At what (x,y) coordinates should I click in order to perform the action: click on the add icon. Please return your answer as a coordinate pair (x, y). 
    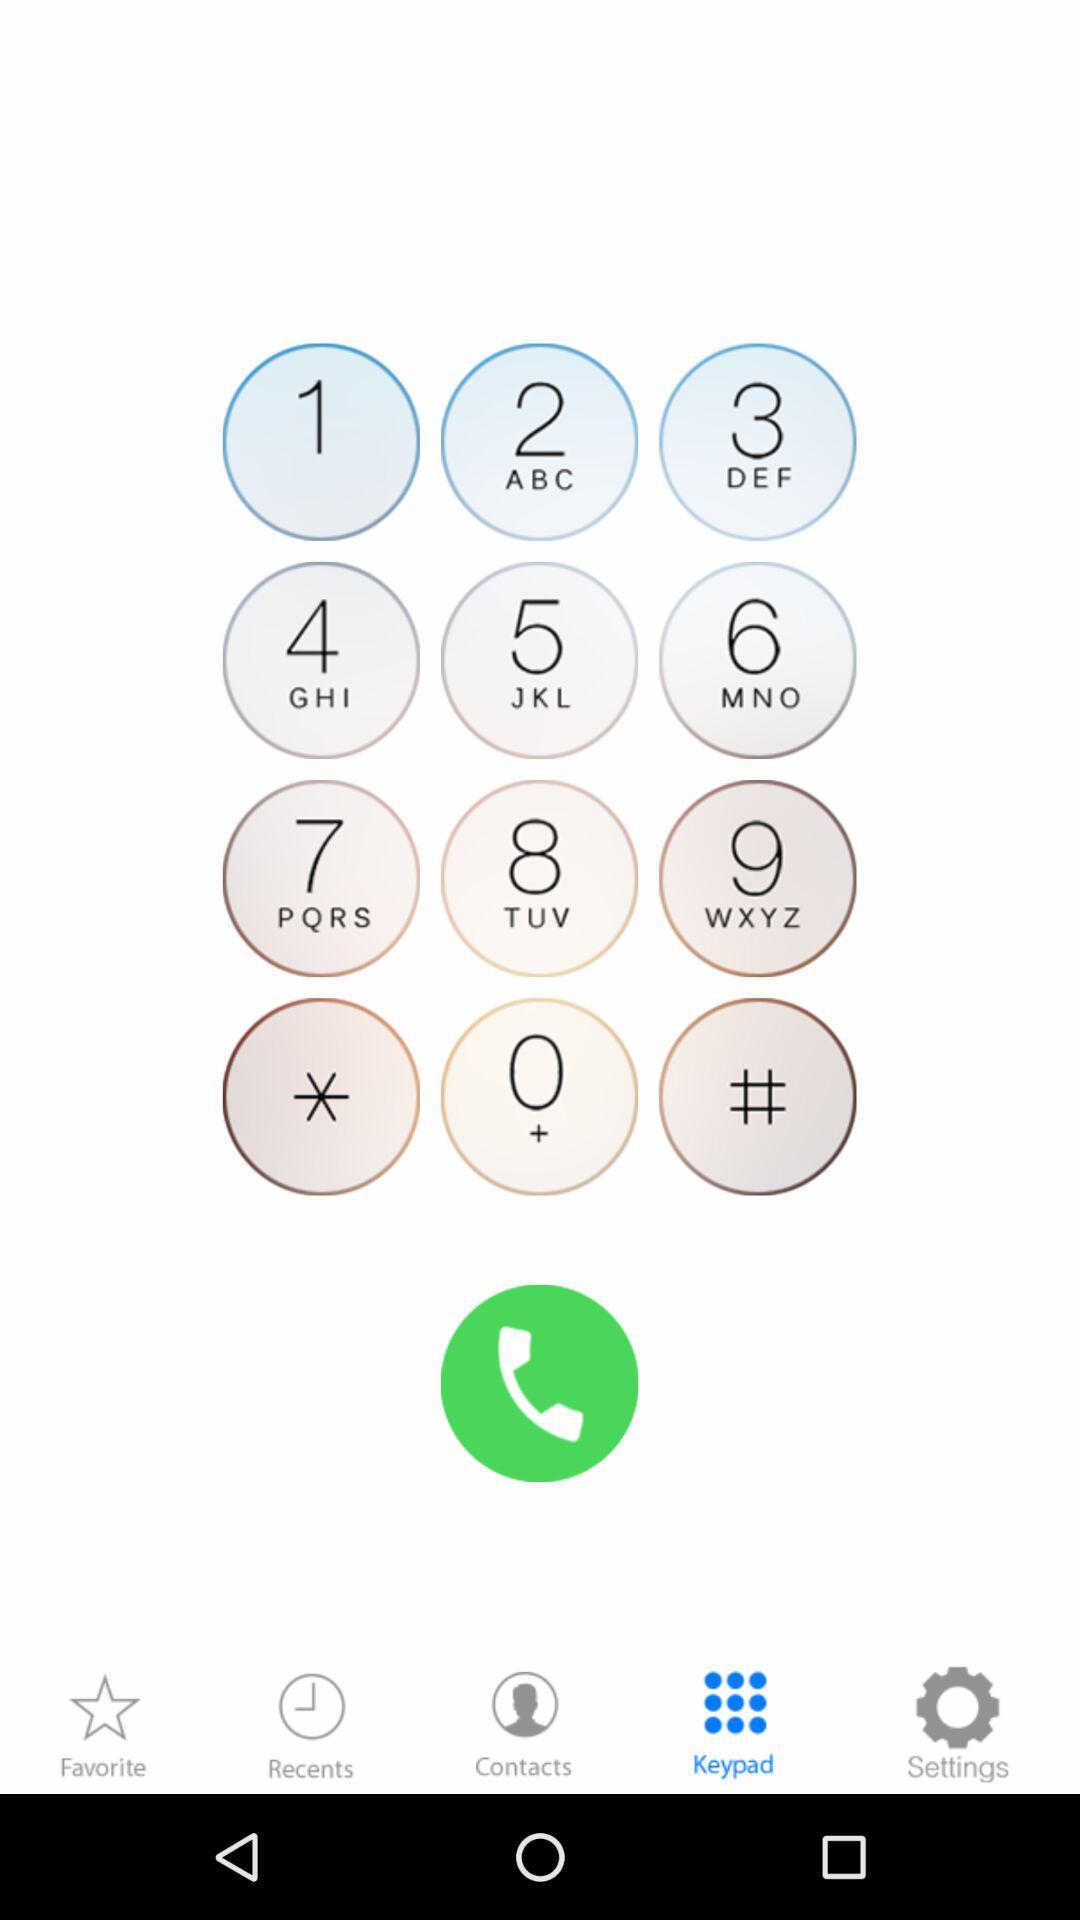
    Looking at the image, I should click on (757, 1173).